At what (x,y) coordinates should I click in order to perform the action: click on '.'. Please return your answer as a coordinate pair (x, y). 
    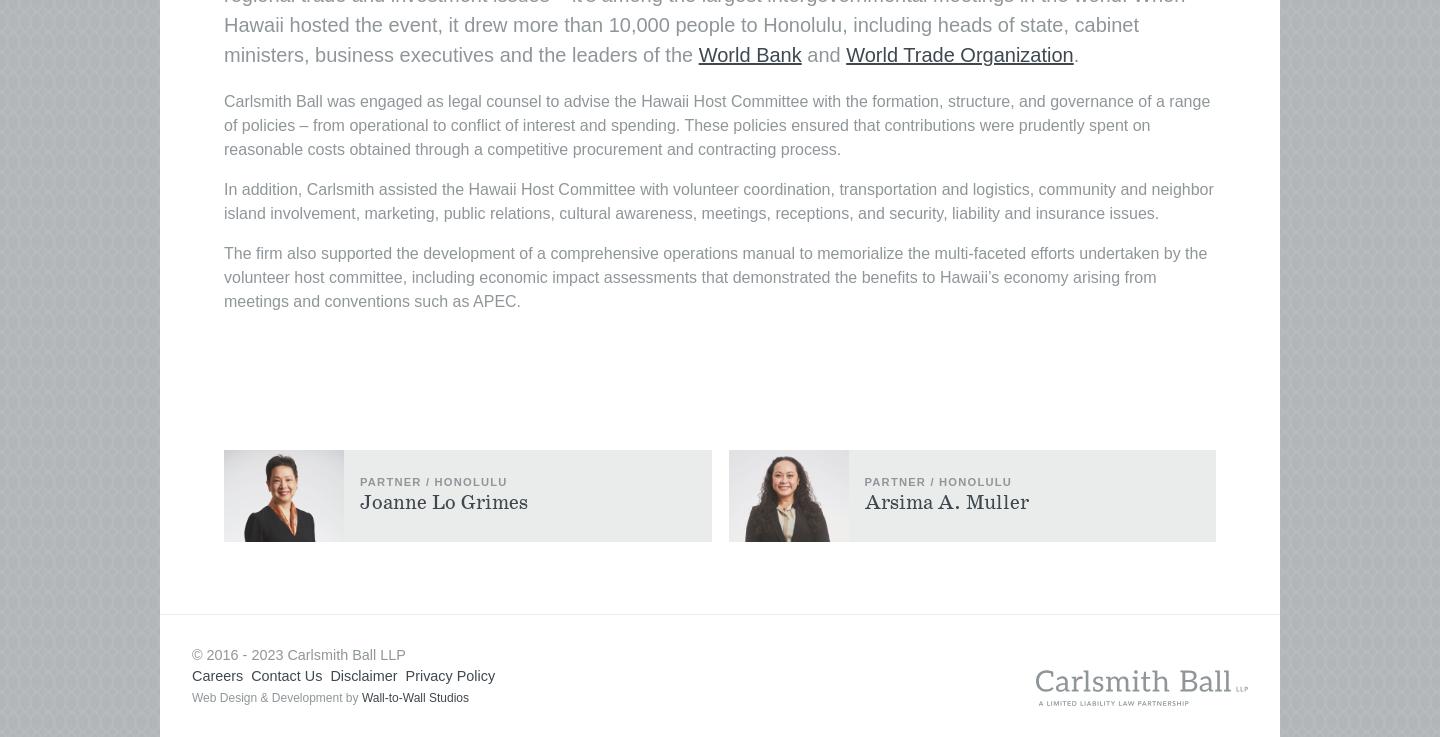
    Looking at the image, I should click on (1072, 54).